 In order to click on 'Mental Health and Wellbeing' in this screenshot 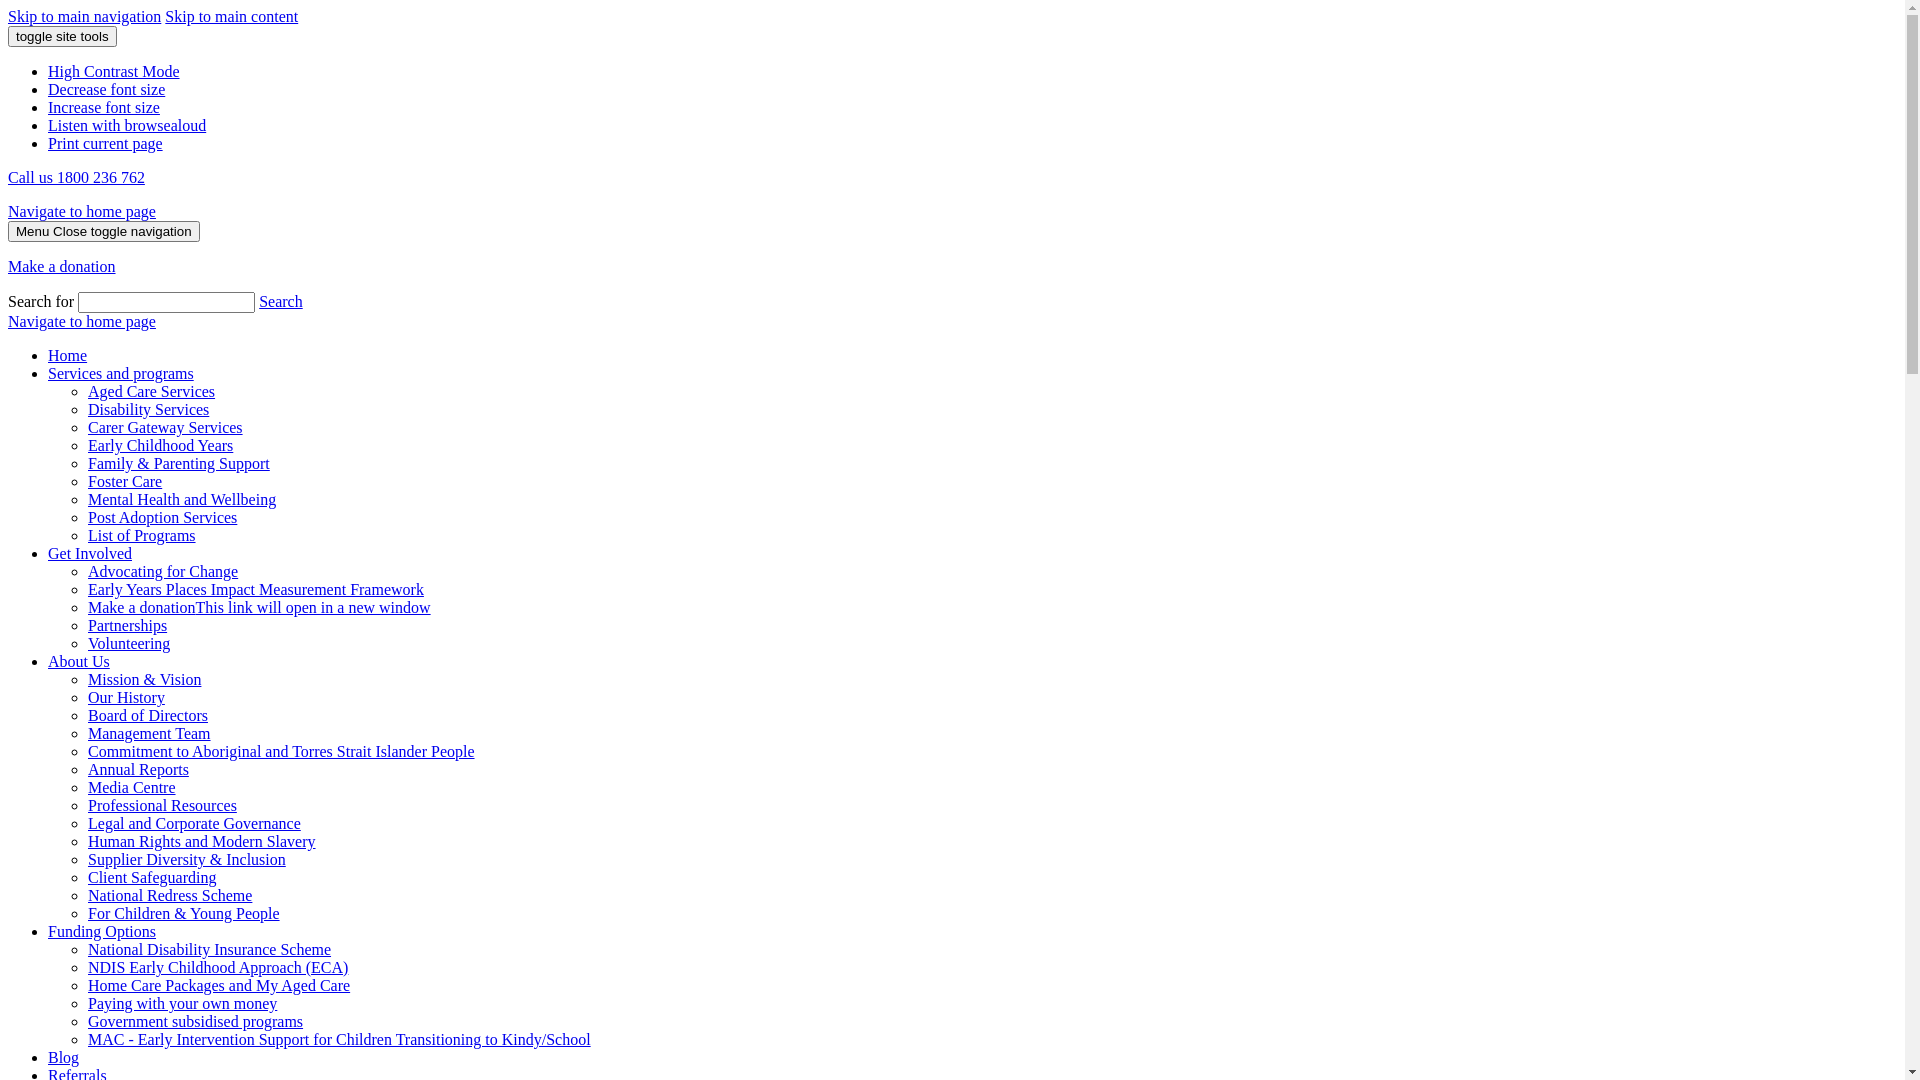, I will do `click(182, 498)`.